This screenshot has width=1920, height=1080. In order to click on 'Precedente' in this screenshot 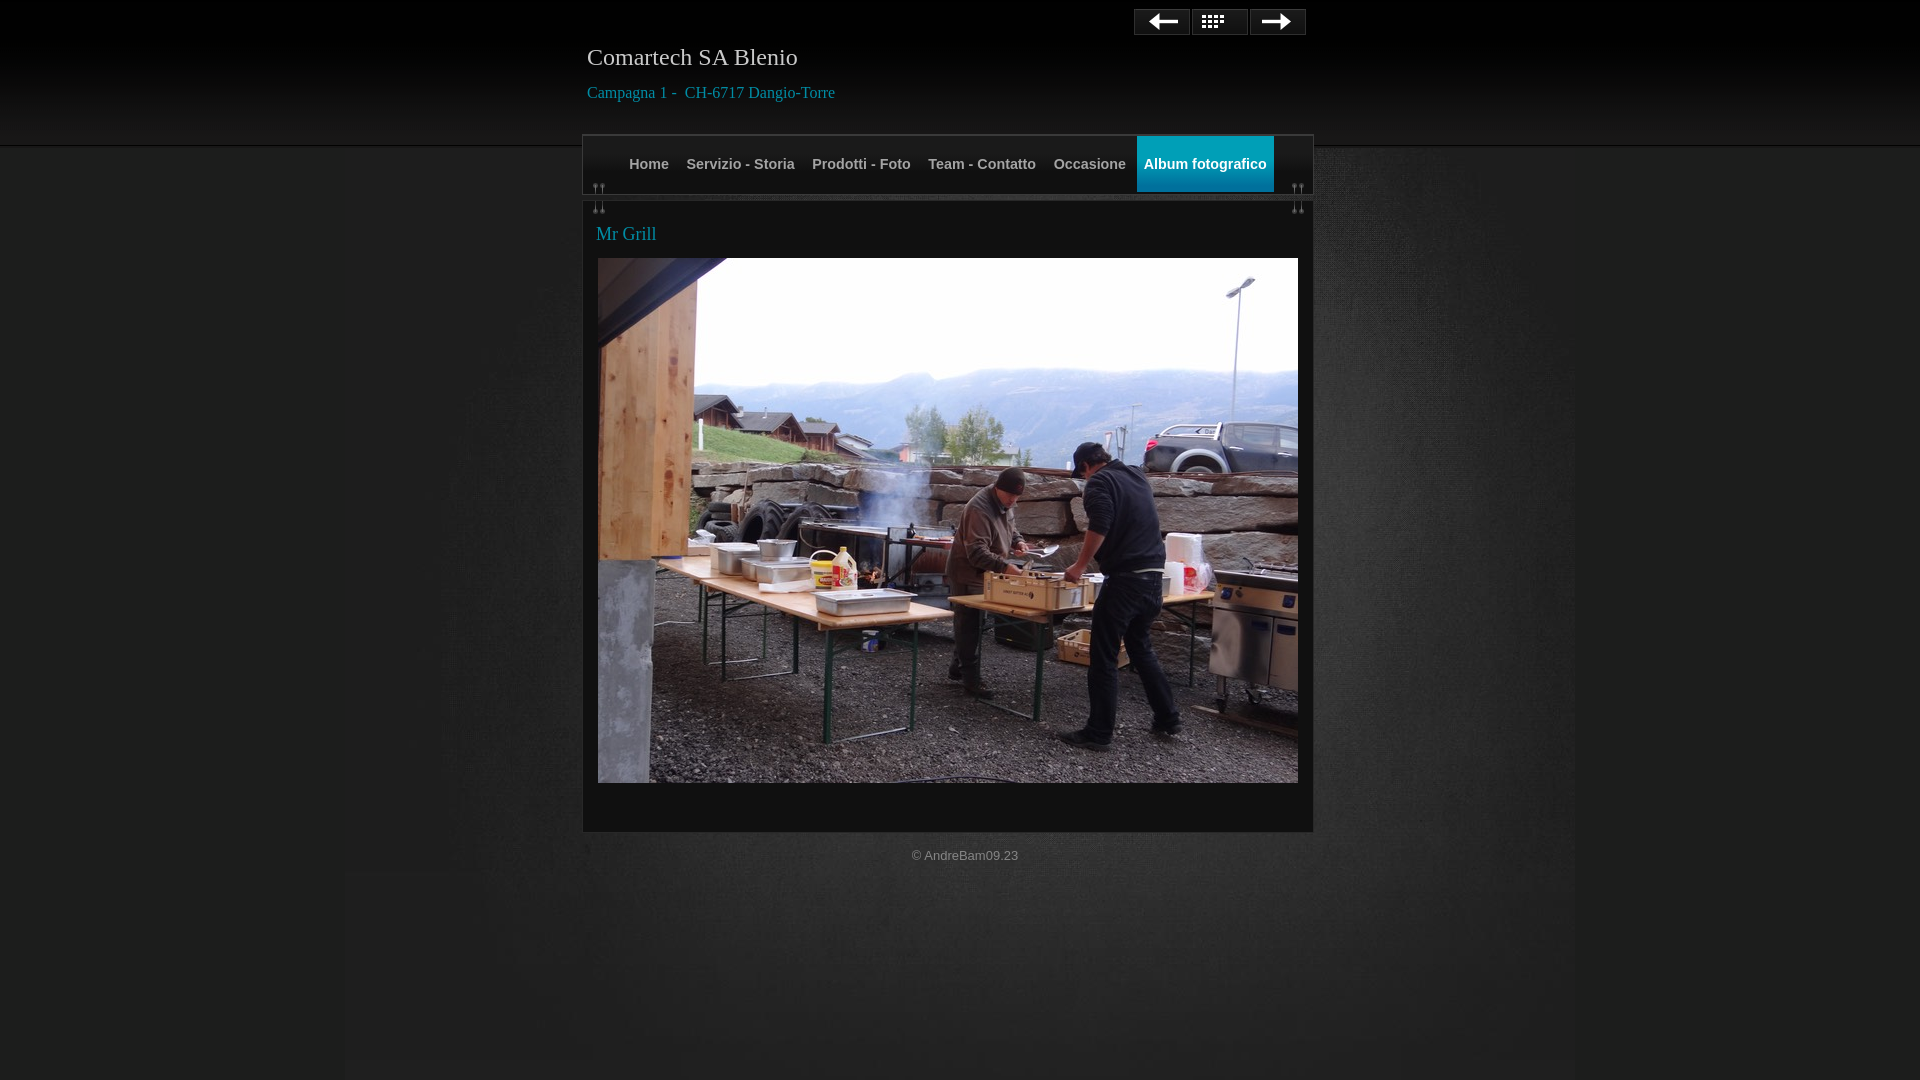, I will do `click(1161, 22)`.